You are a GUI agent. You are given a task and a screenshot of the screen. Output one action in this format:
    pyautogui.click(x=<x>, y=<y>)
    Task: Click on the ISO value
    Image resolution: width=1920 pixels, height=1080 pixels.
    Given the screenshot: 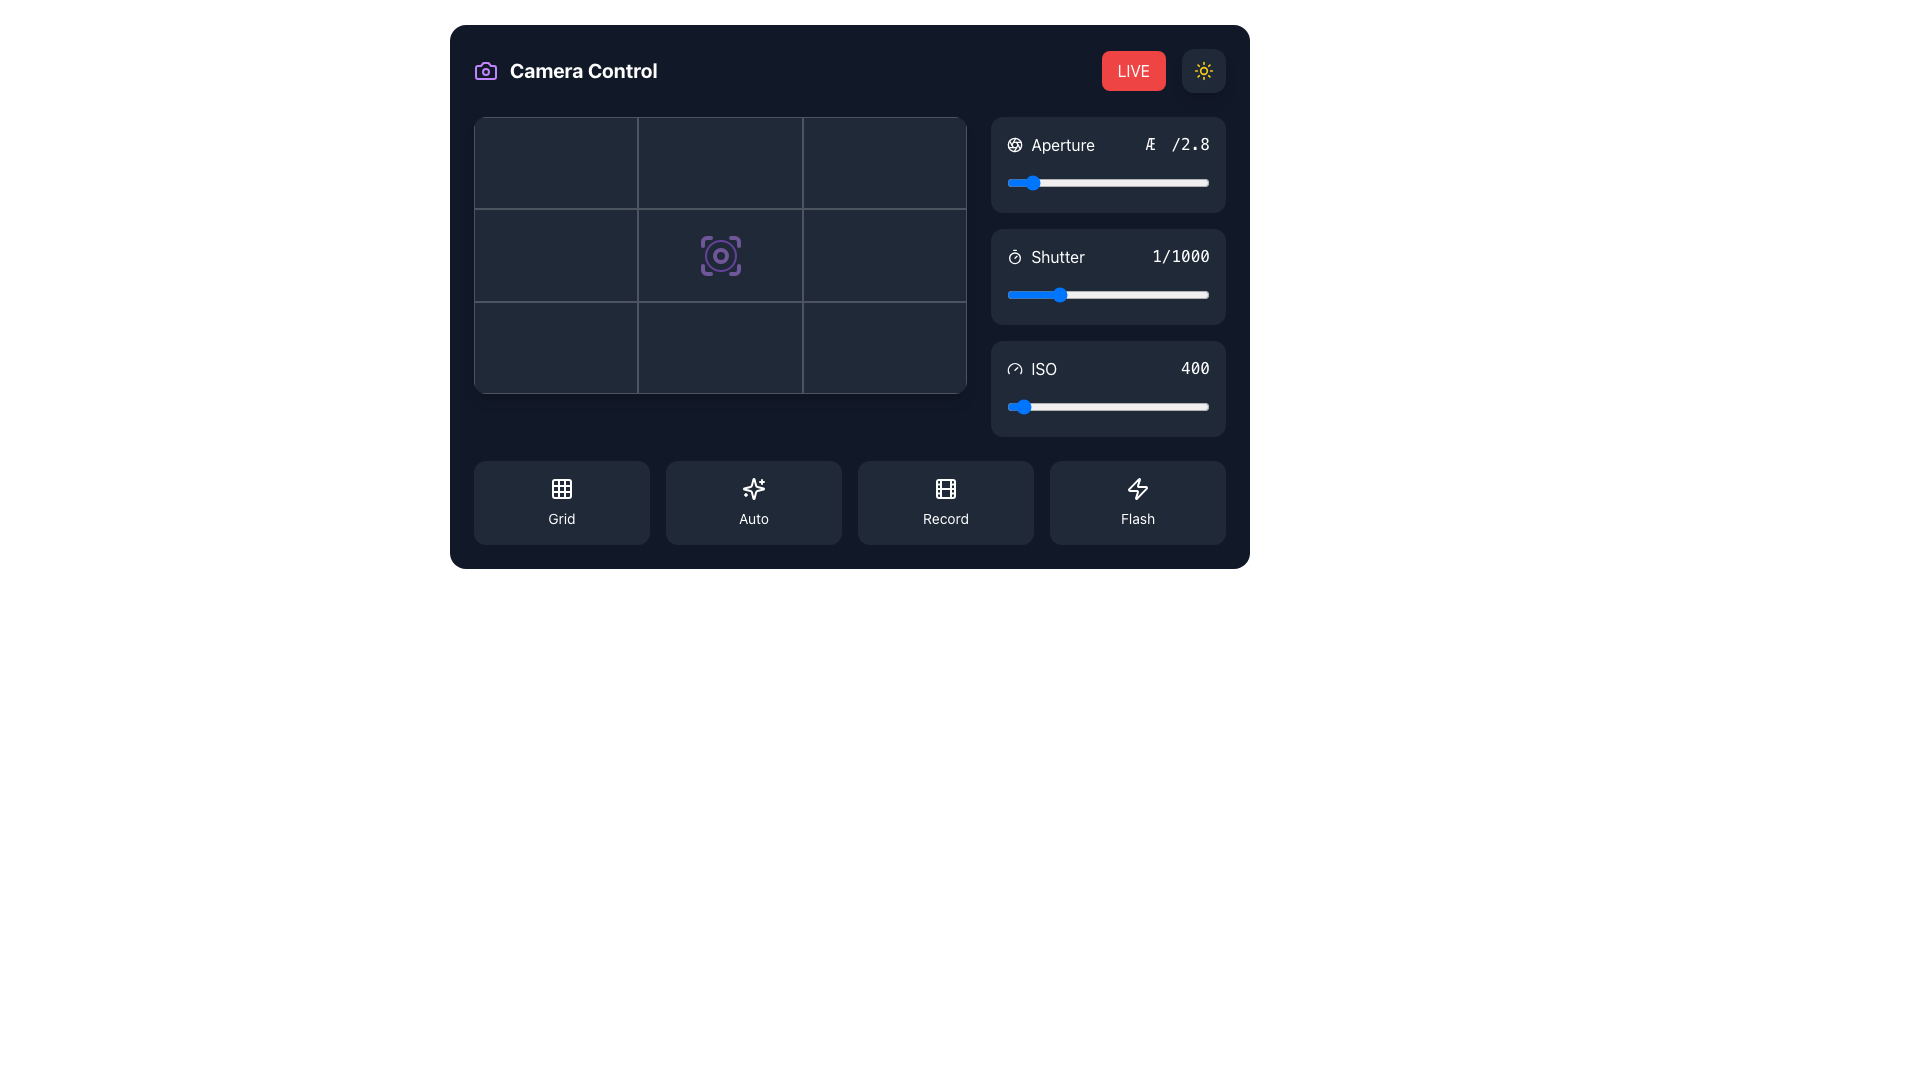 What is the action you would take?
    pyautogui.click(x=1131, y=406)
    